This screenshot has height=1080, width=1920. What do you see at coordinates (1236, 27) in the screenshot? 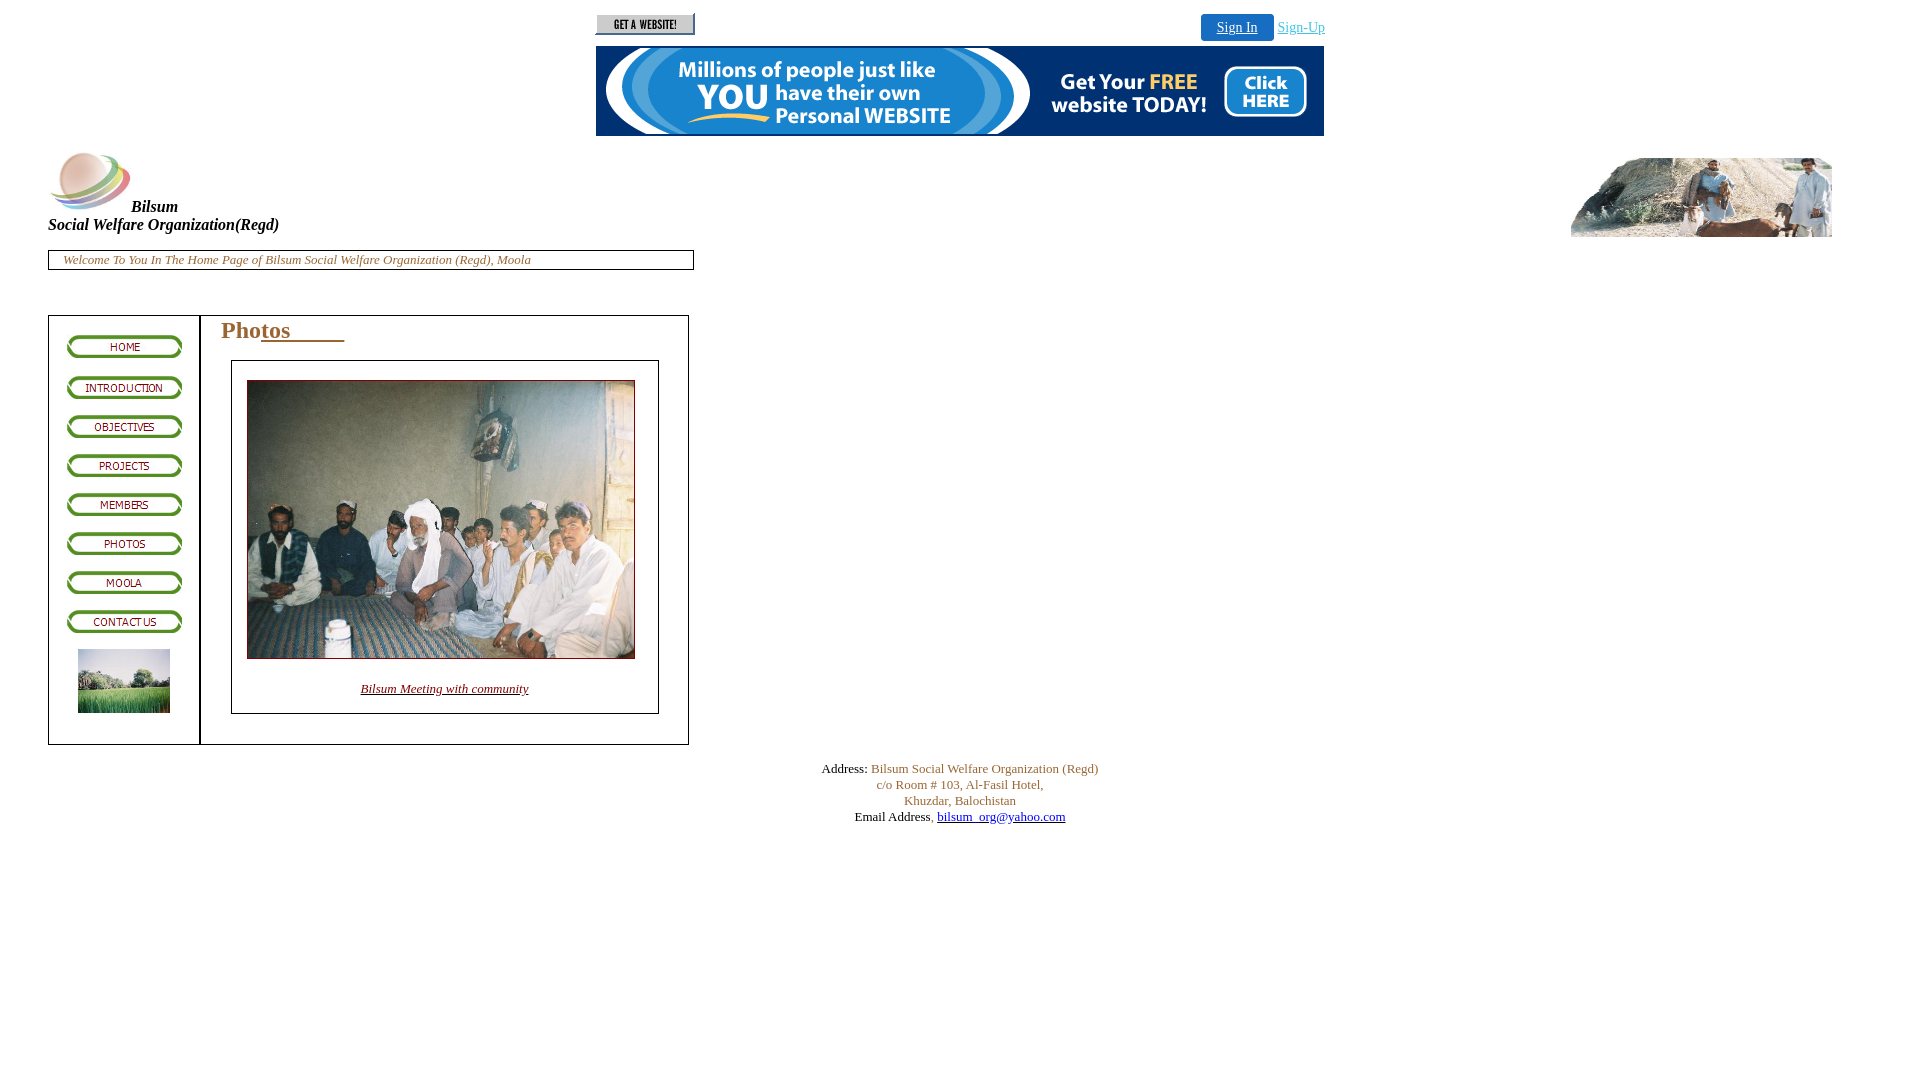
I see `'Sign In'` at bounding box center [1236, 27].